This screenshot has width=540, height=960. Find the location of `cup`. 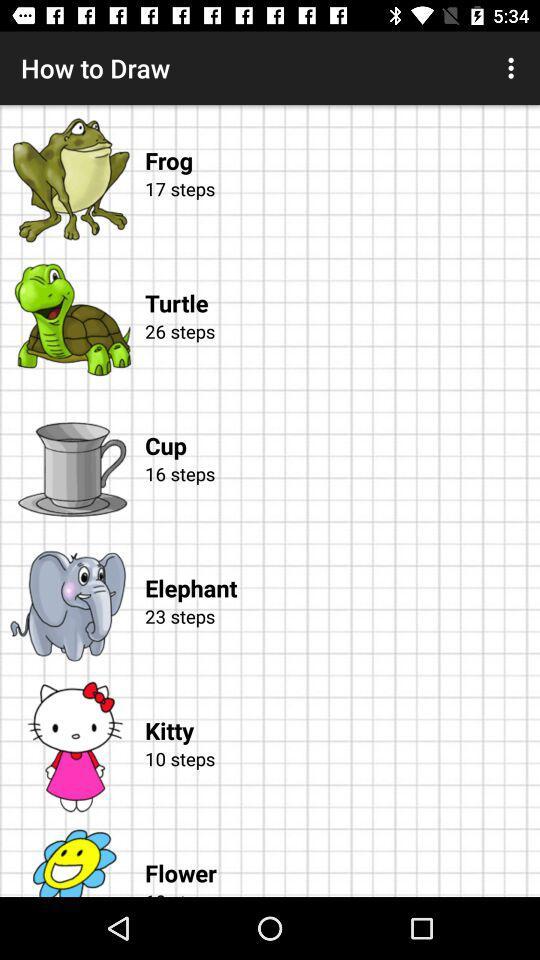

cup is located at coordinates (341, 425).